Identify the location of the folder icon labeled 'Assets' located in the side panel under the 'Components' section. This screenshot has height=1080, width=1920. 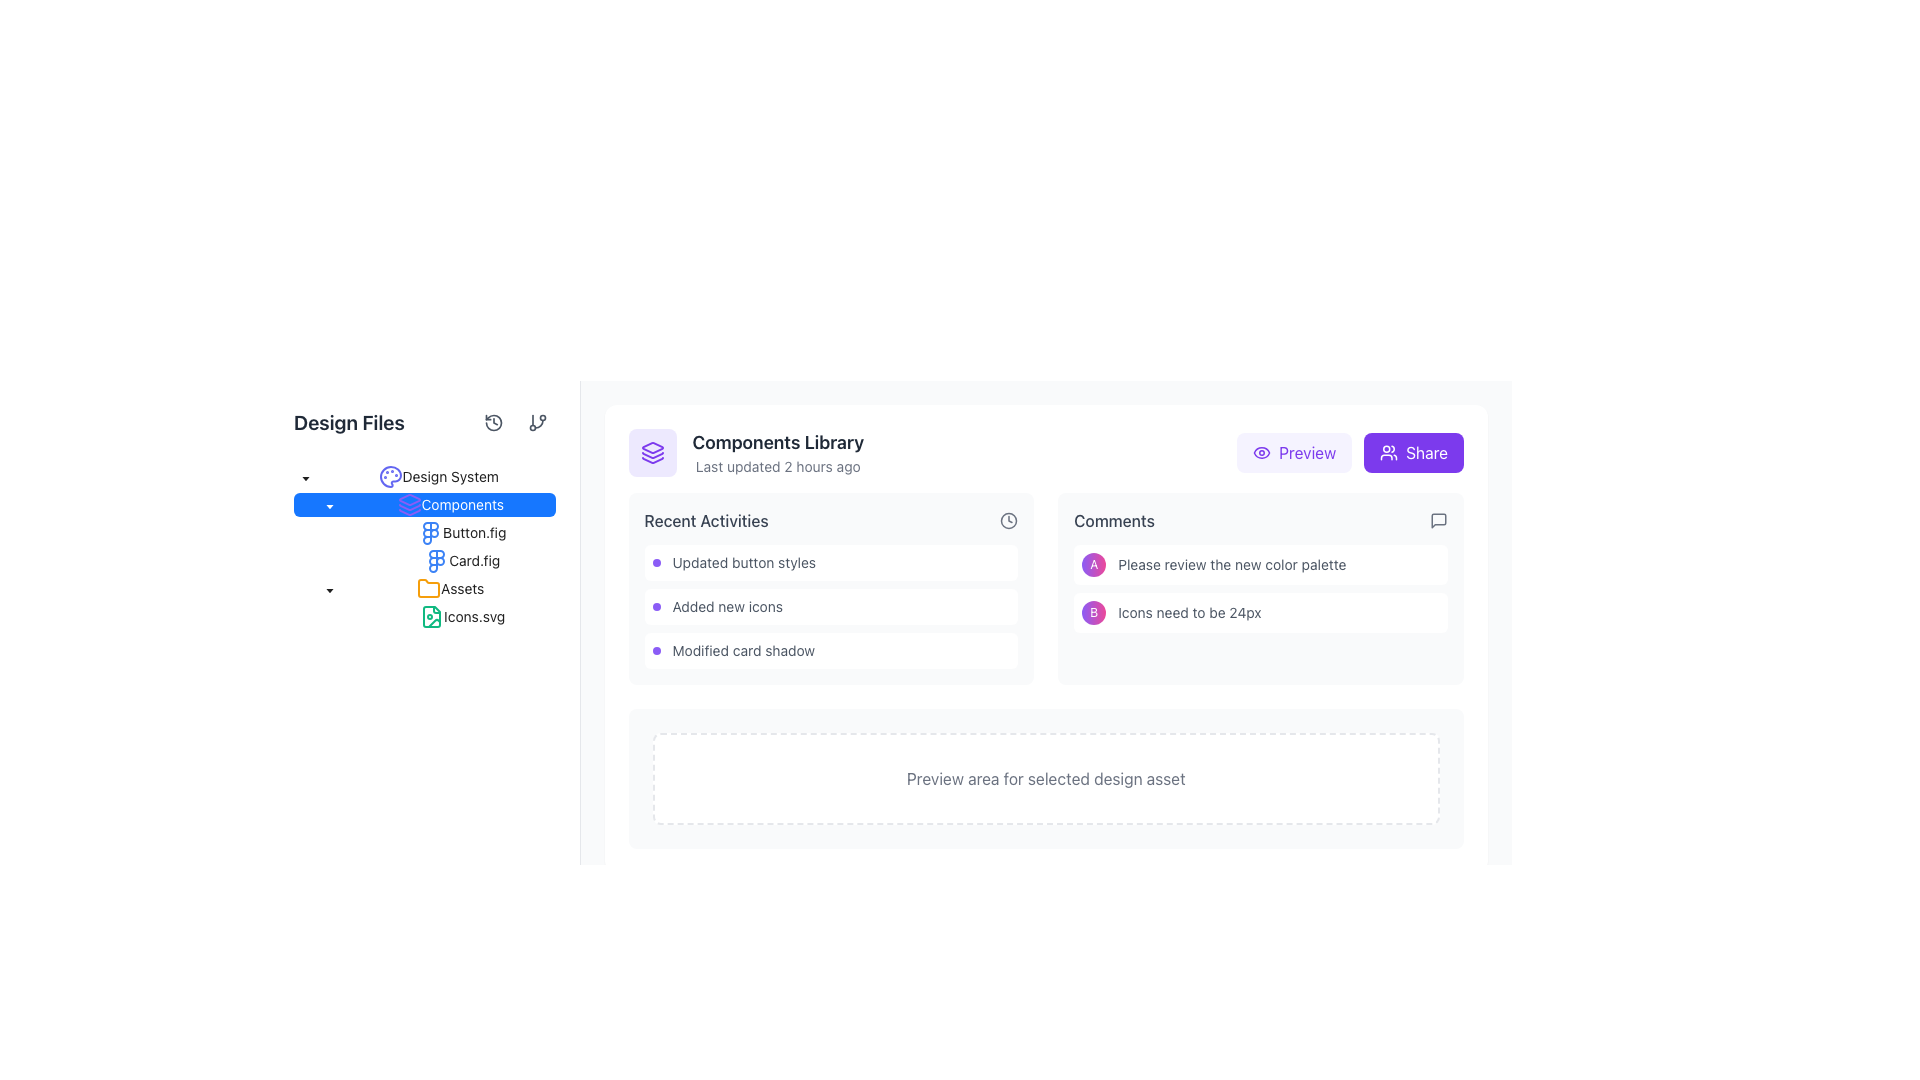
(428, 587).